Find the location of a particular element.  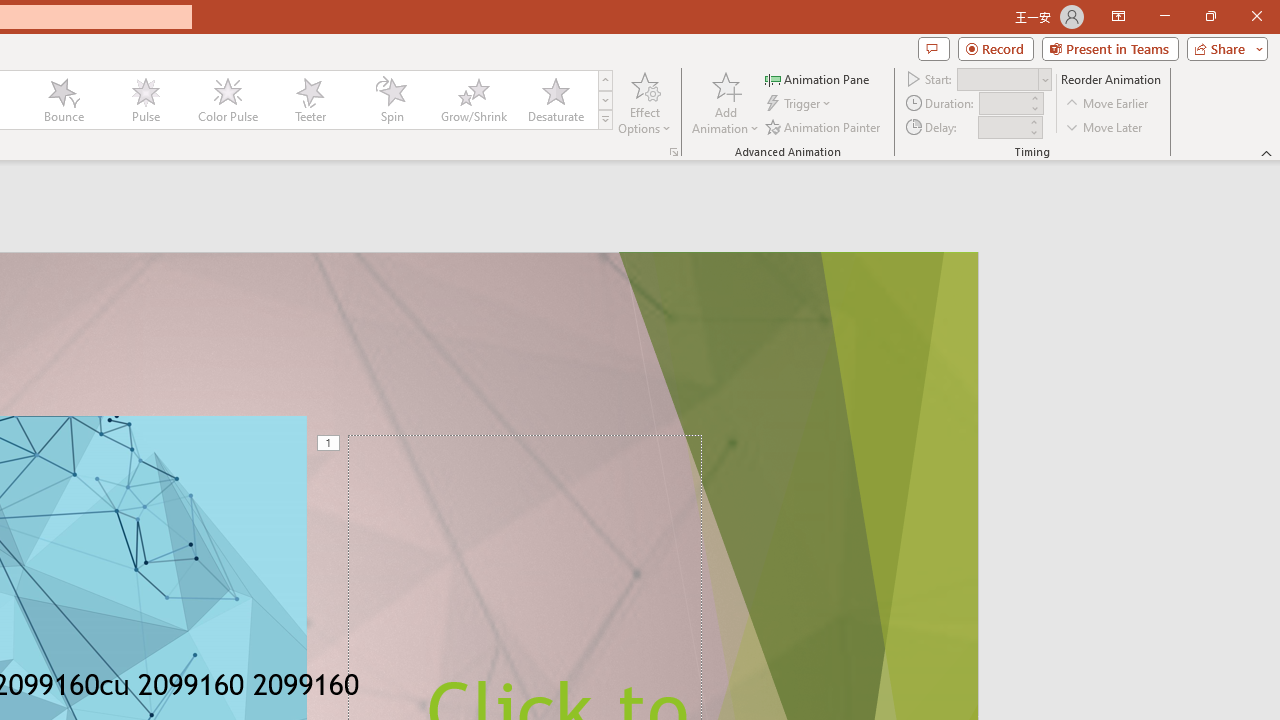

'Animation Duration' is located at coordinates (1003, 103).